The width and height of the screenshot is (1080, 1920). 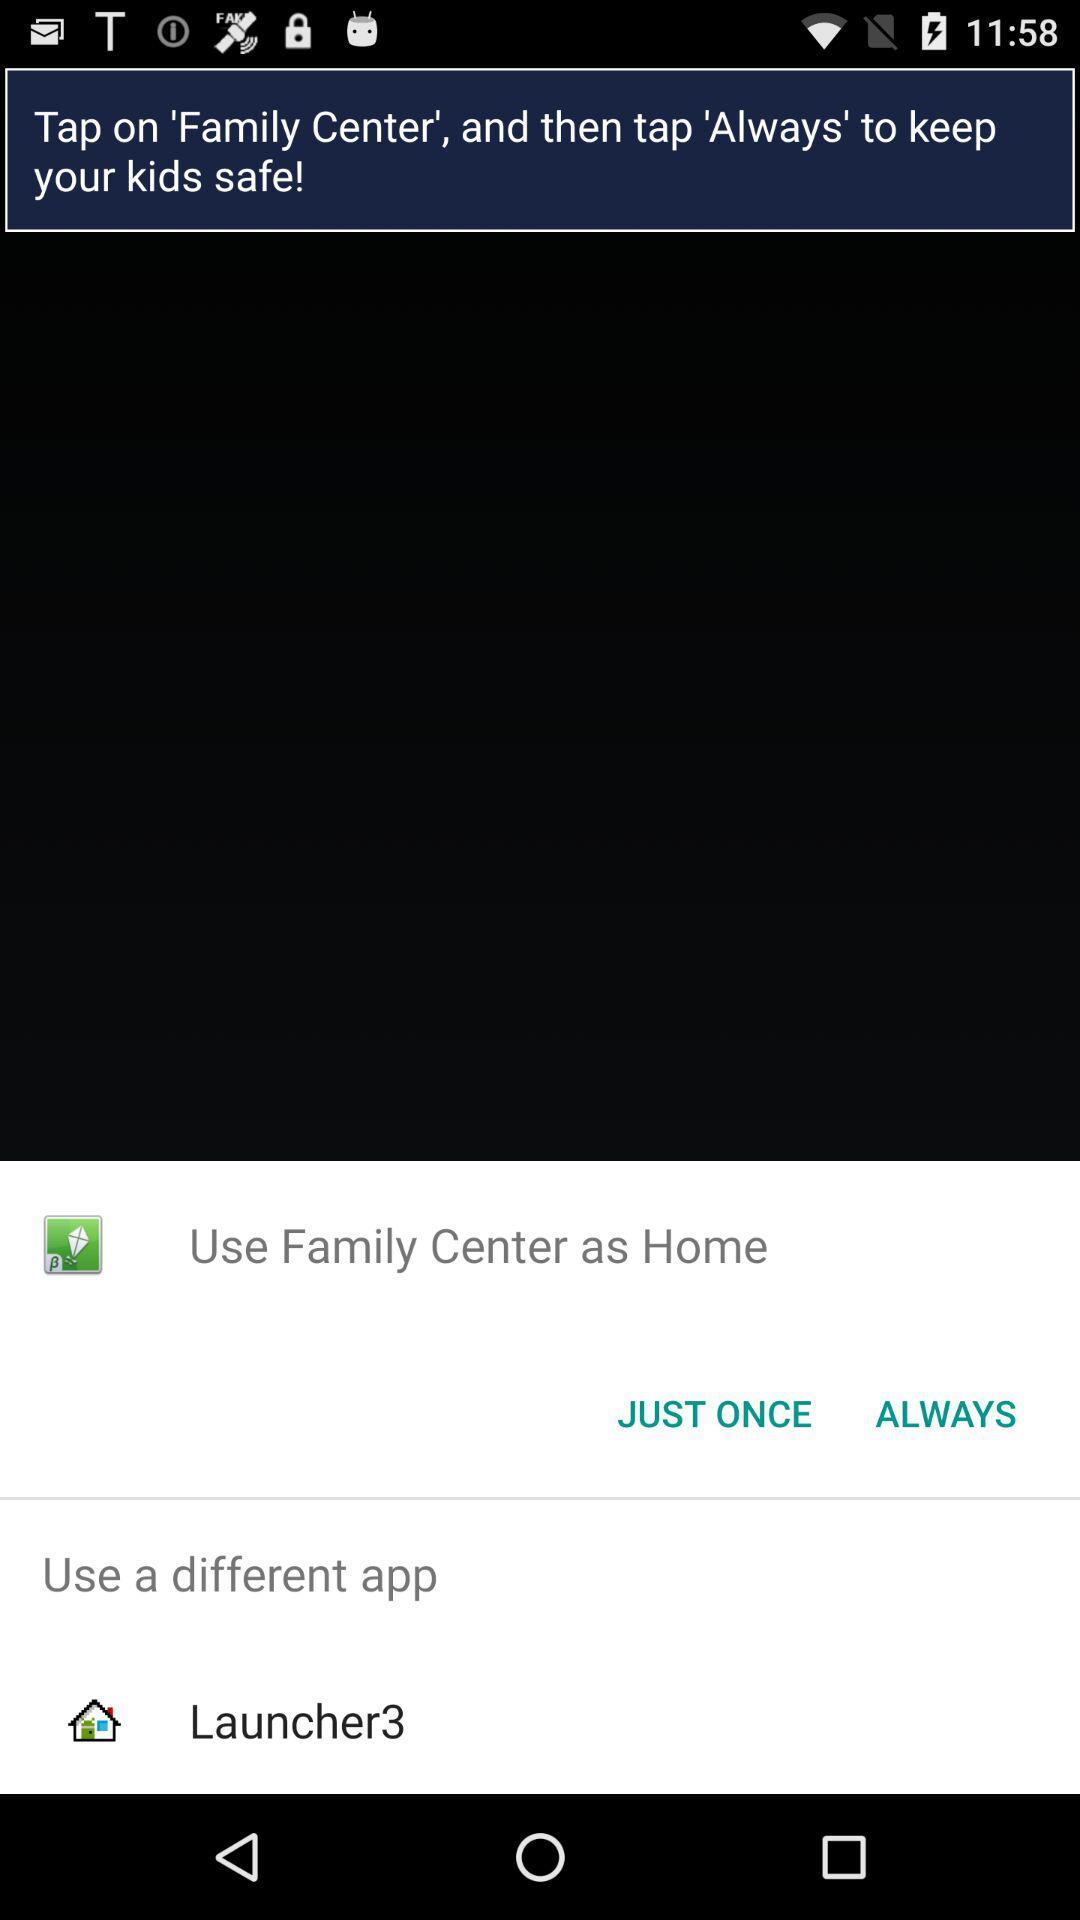 What do you see at coordinates (945, 1411) in the screenshot?
I see `button next to the just once button` at bounding box center [945, 1411].